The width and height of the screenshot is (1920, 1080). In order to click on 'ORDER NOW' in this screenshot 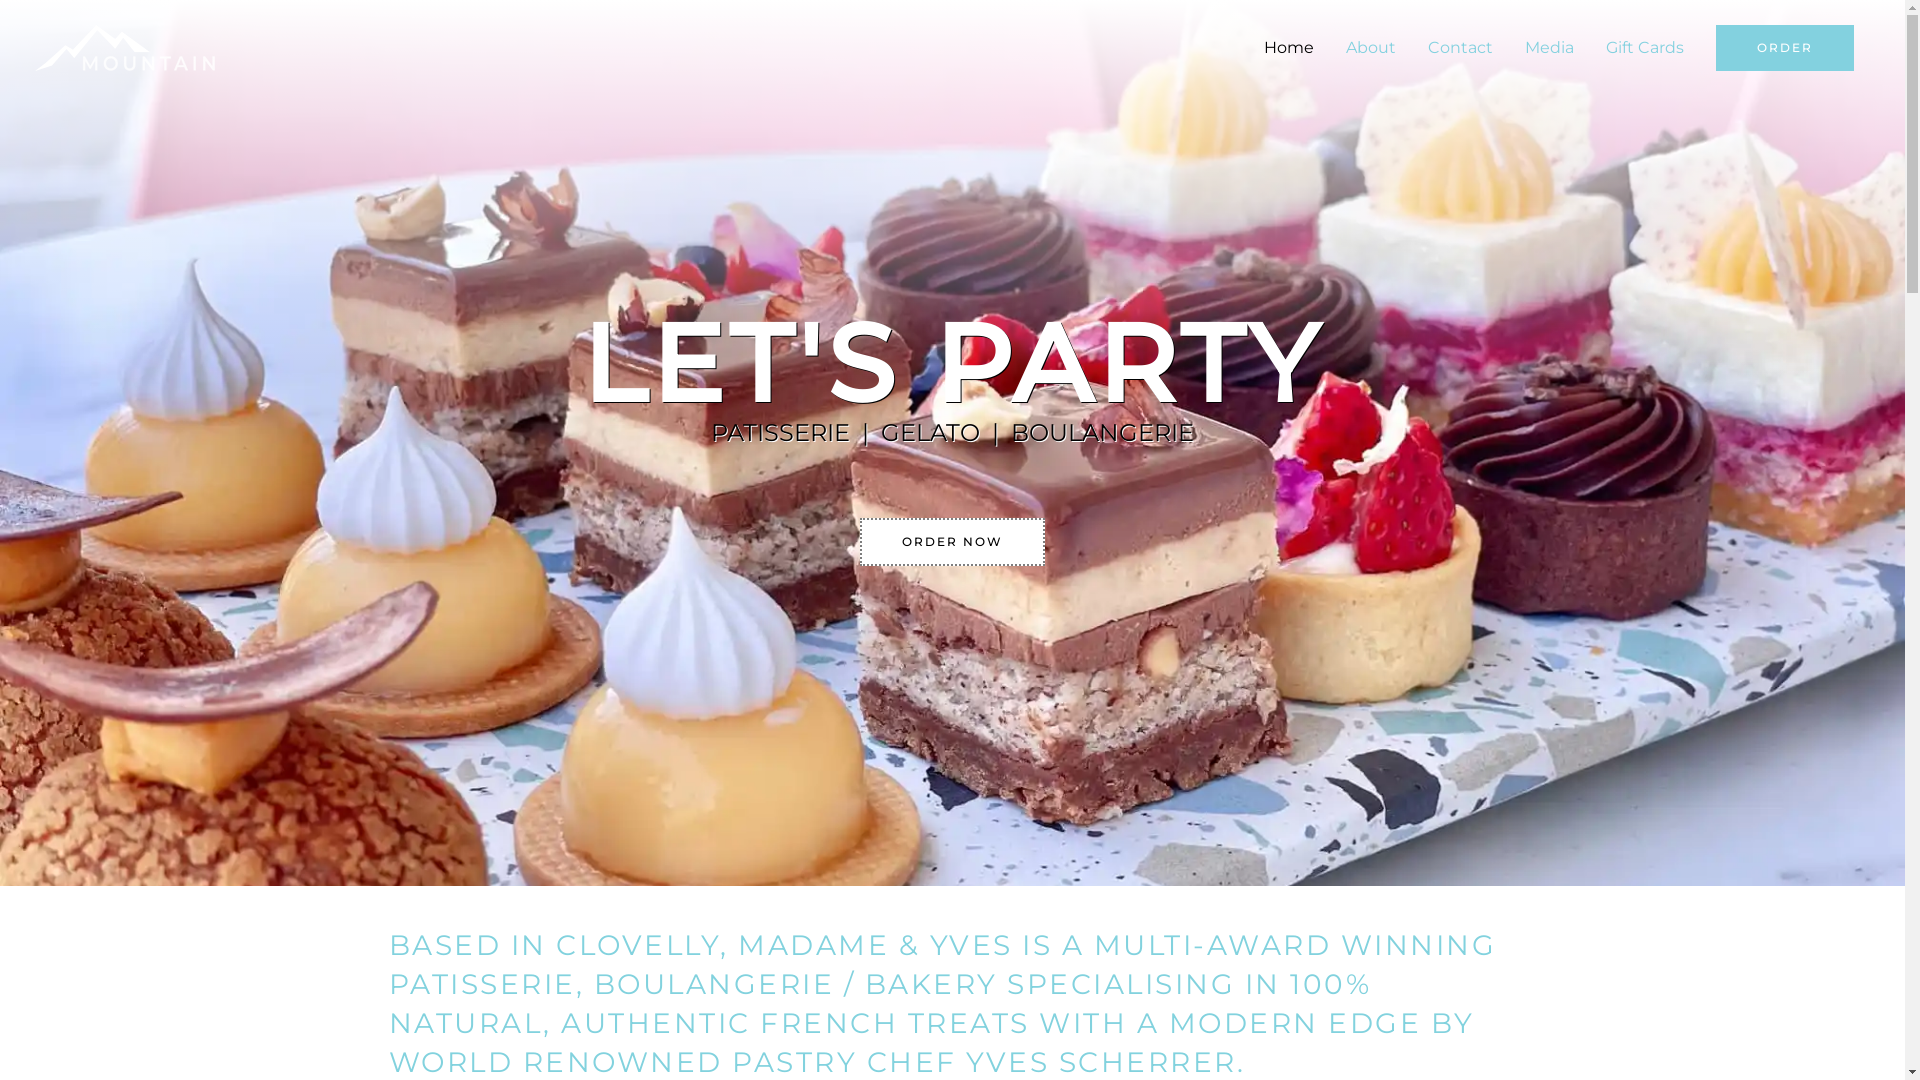, I will do `click(951, 542)`.